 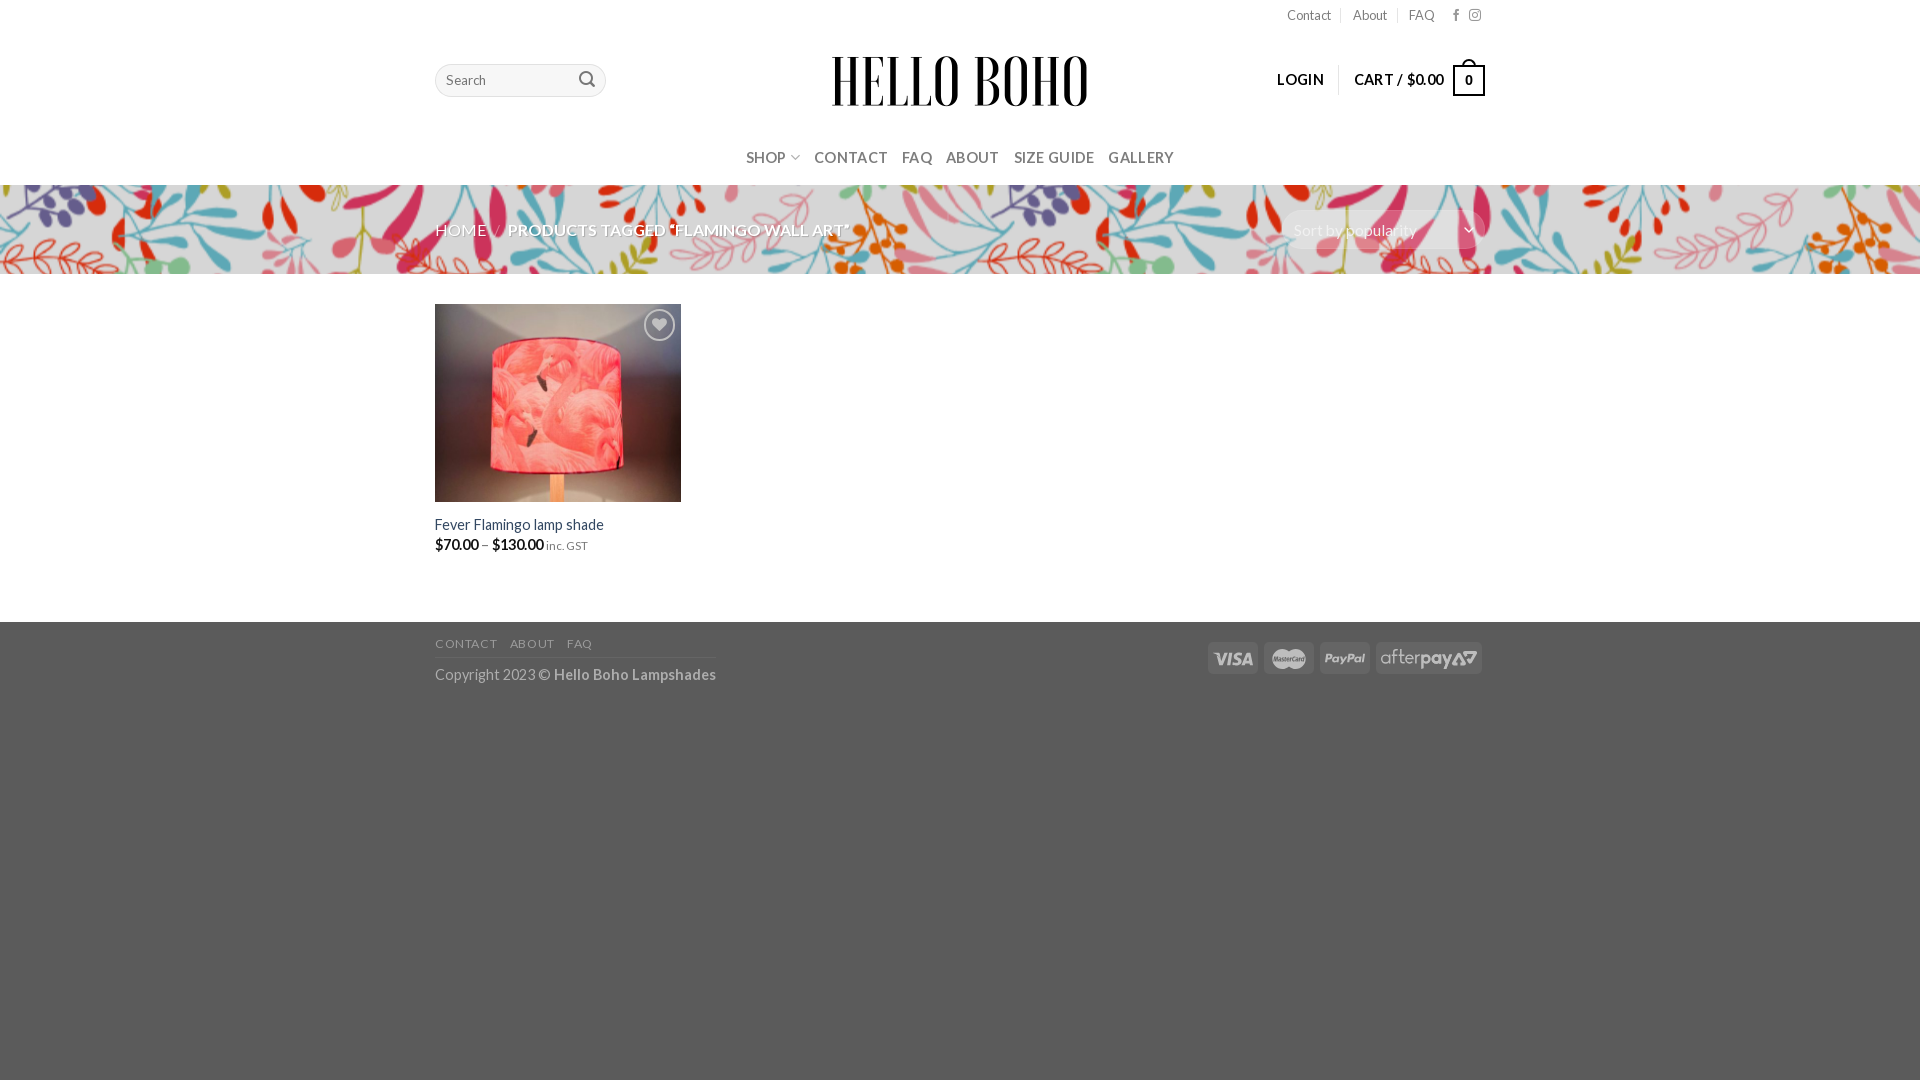 I want to click on 'ABOUT', so click(x=972, y=157).